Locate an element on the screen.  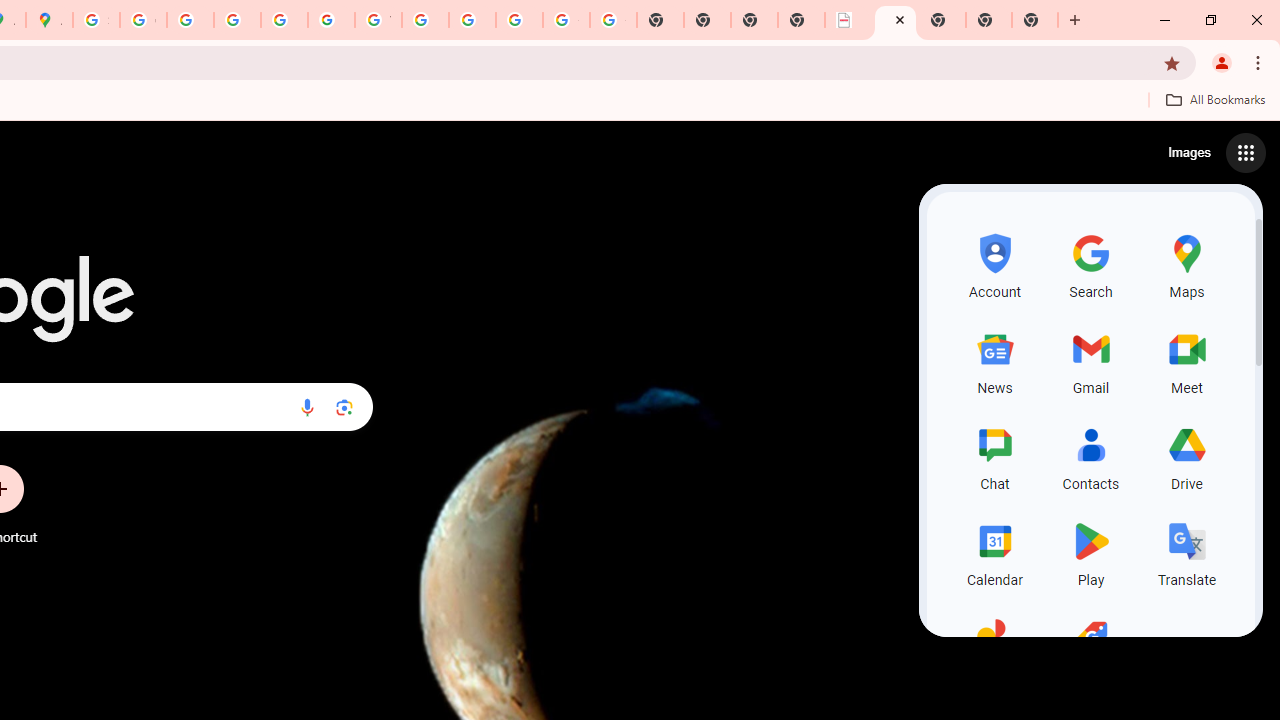
'Gmail, row 2 of 5 and column 2 of 3 in the first section' is located at coordinates (1090, 360).